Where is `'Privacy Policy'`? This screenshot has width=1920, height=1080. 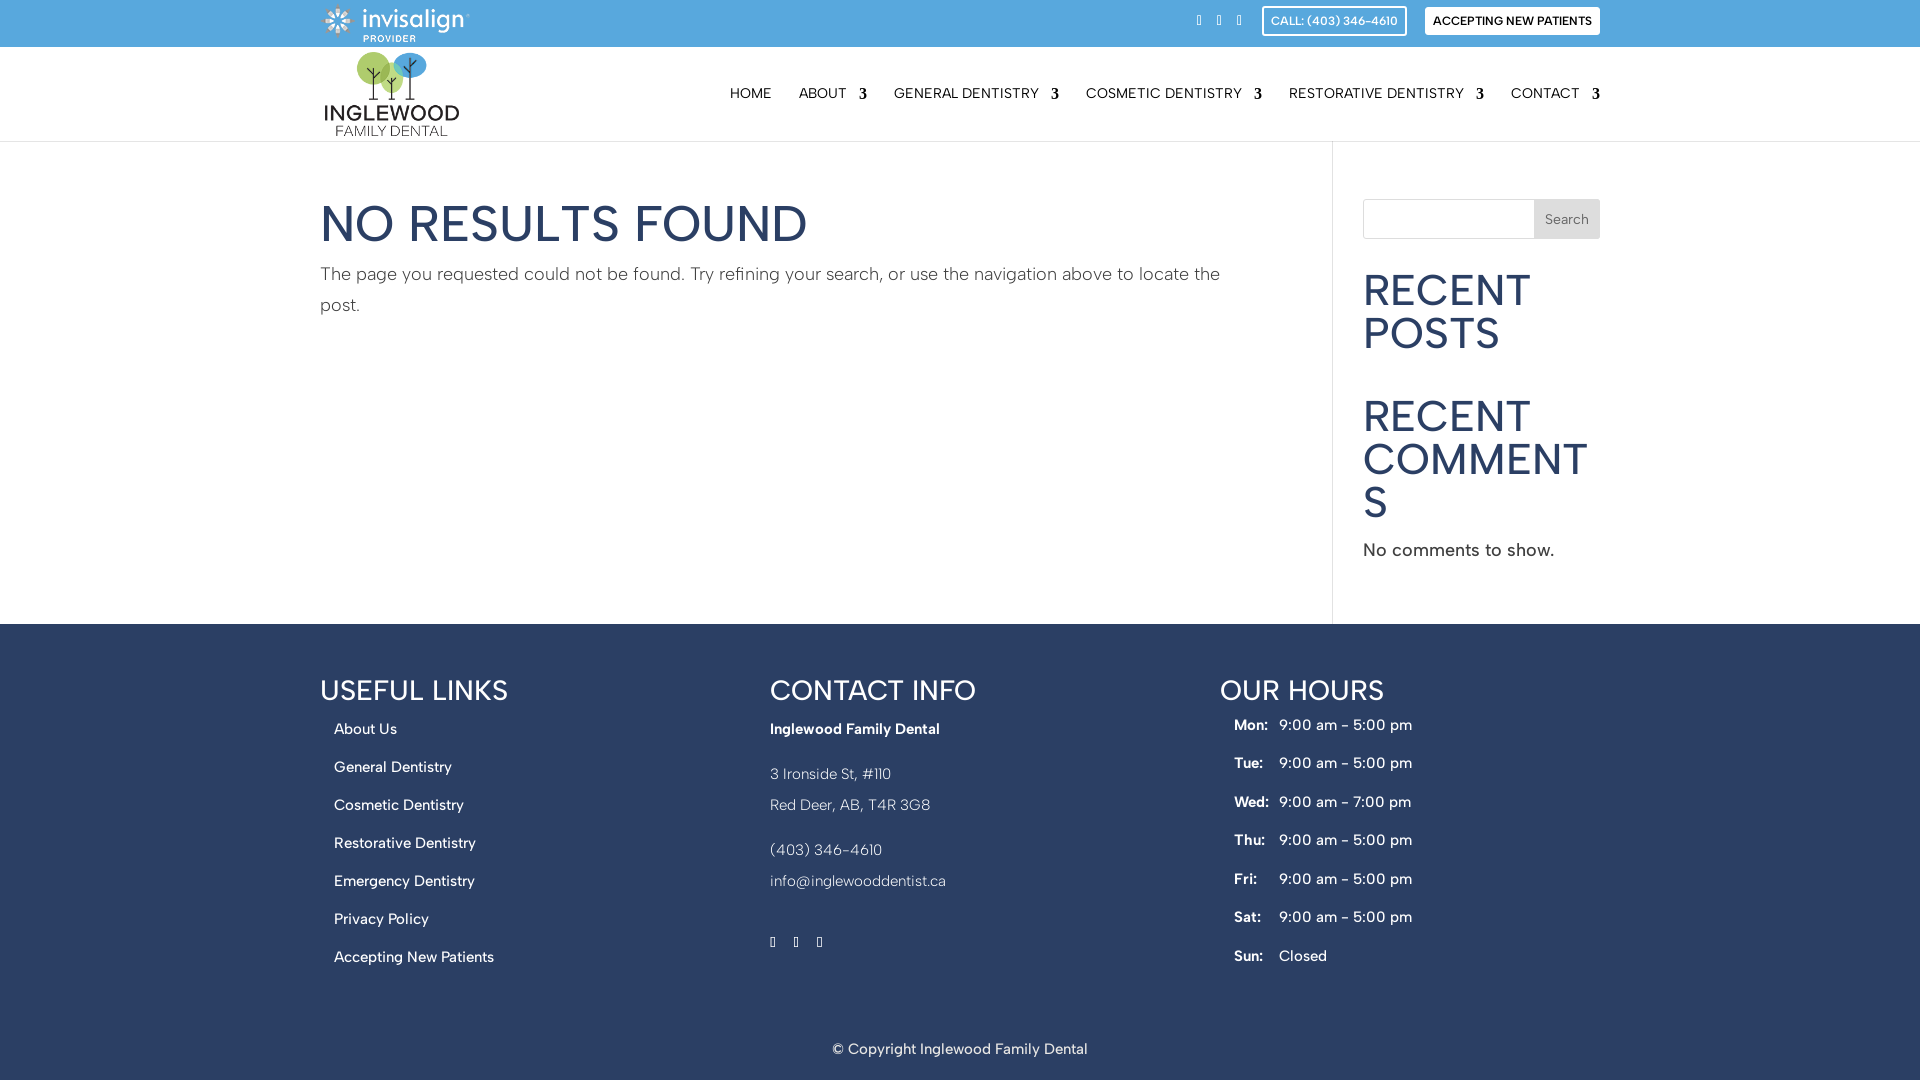
'Privacy Policy' is located at coordinates (381, 918).